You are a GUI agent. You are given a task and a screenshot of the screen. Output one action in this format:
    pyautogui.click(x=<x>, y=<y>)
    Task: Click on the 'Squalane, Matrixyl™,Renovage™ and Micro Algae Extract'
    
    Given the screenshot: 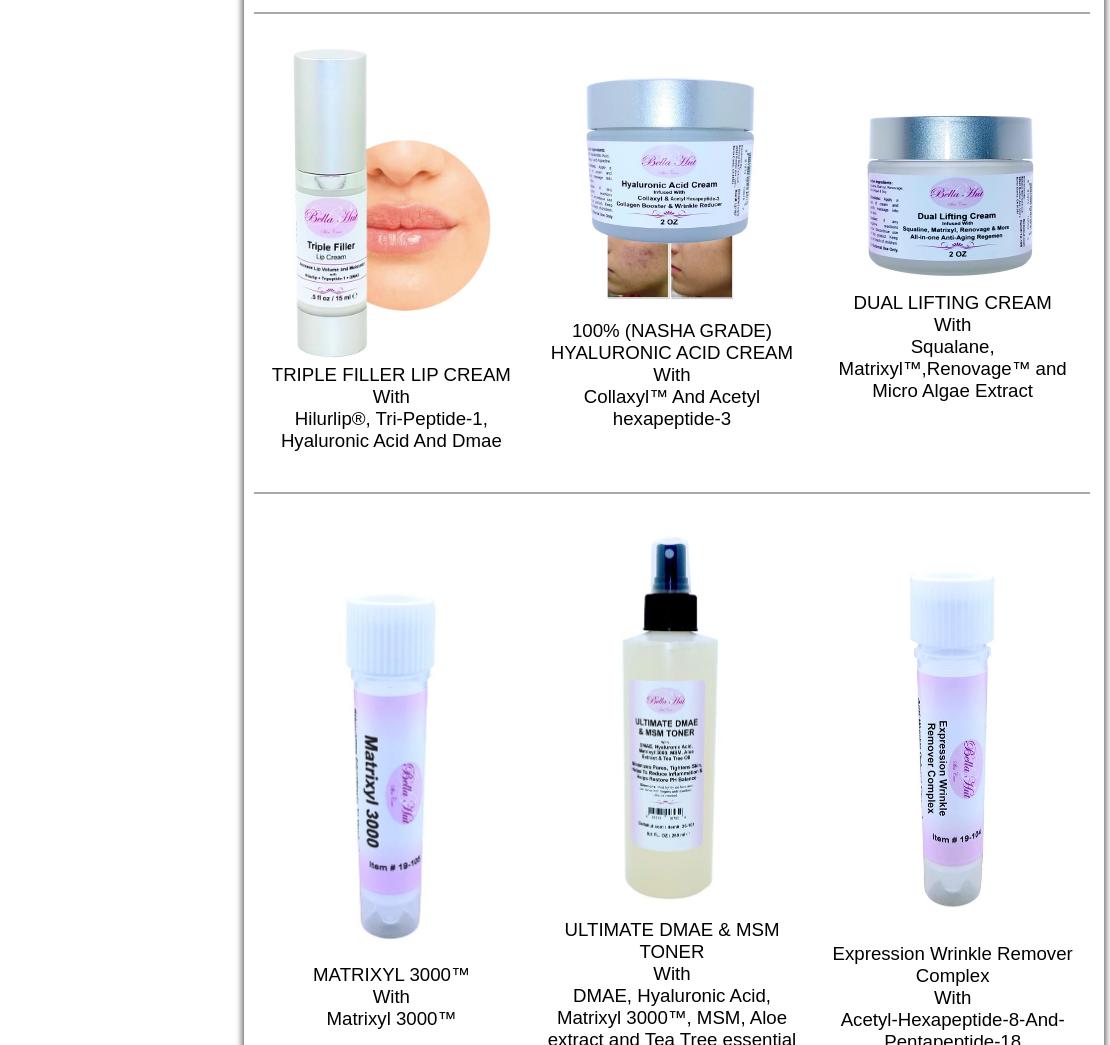 What is the action you would take?
    pyautogui.click(x=951, y=367)
    